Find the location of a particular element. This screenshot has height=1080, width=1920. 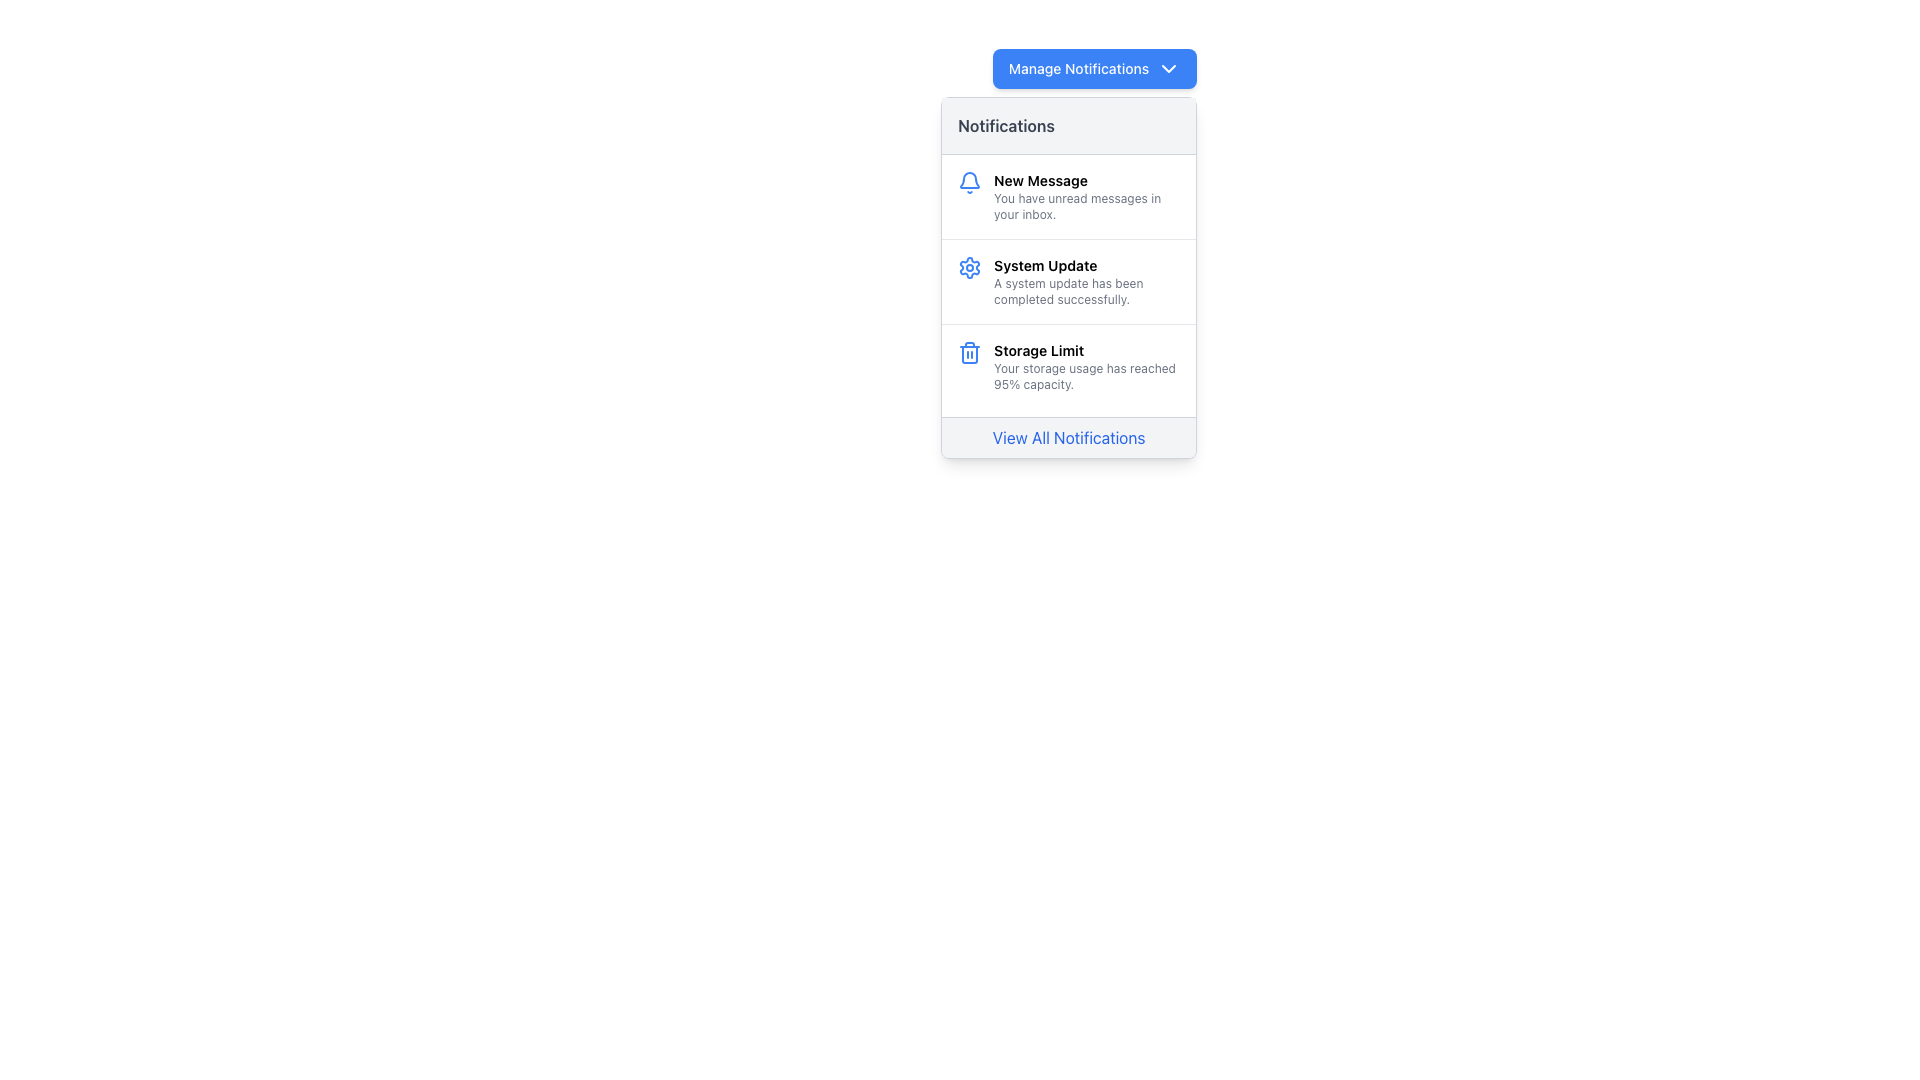

the gear icon located at the top-right corner of the interface within the 'Notifications' dropdown menu is located at coordinates (969, 266).